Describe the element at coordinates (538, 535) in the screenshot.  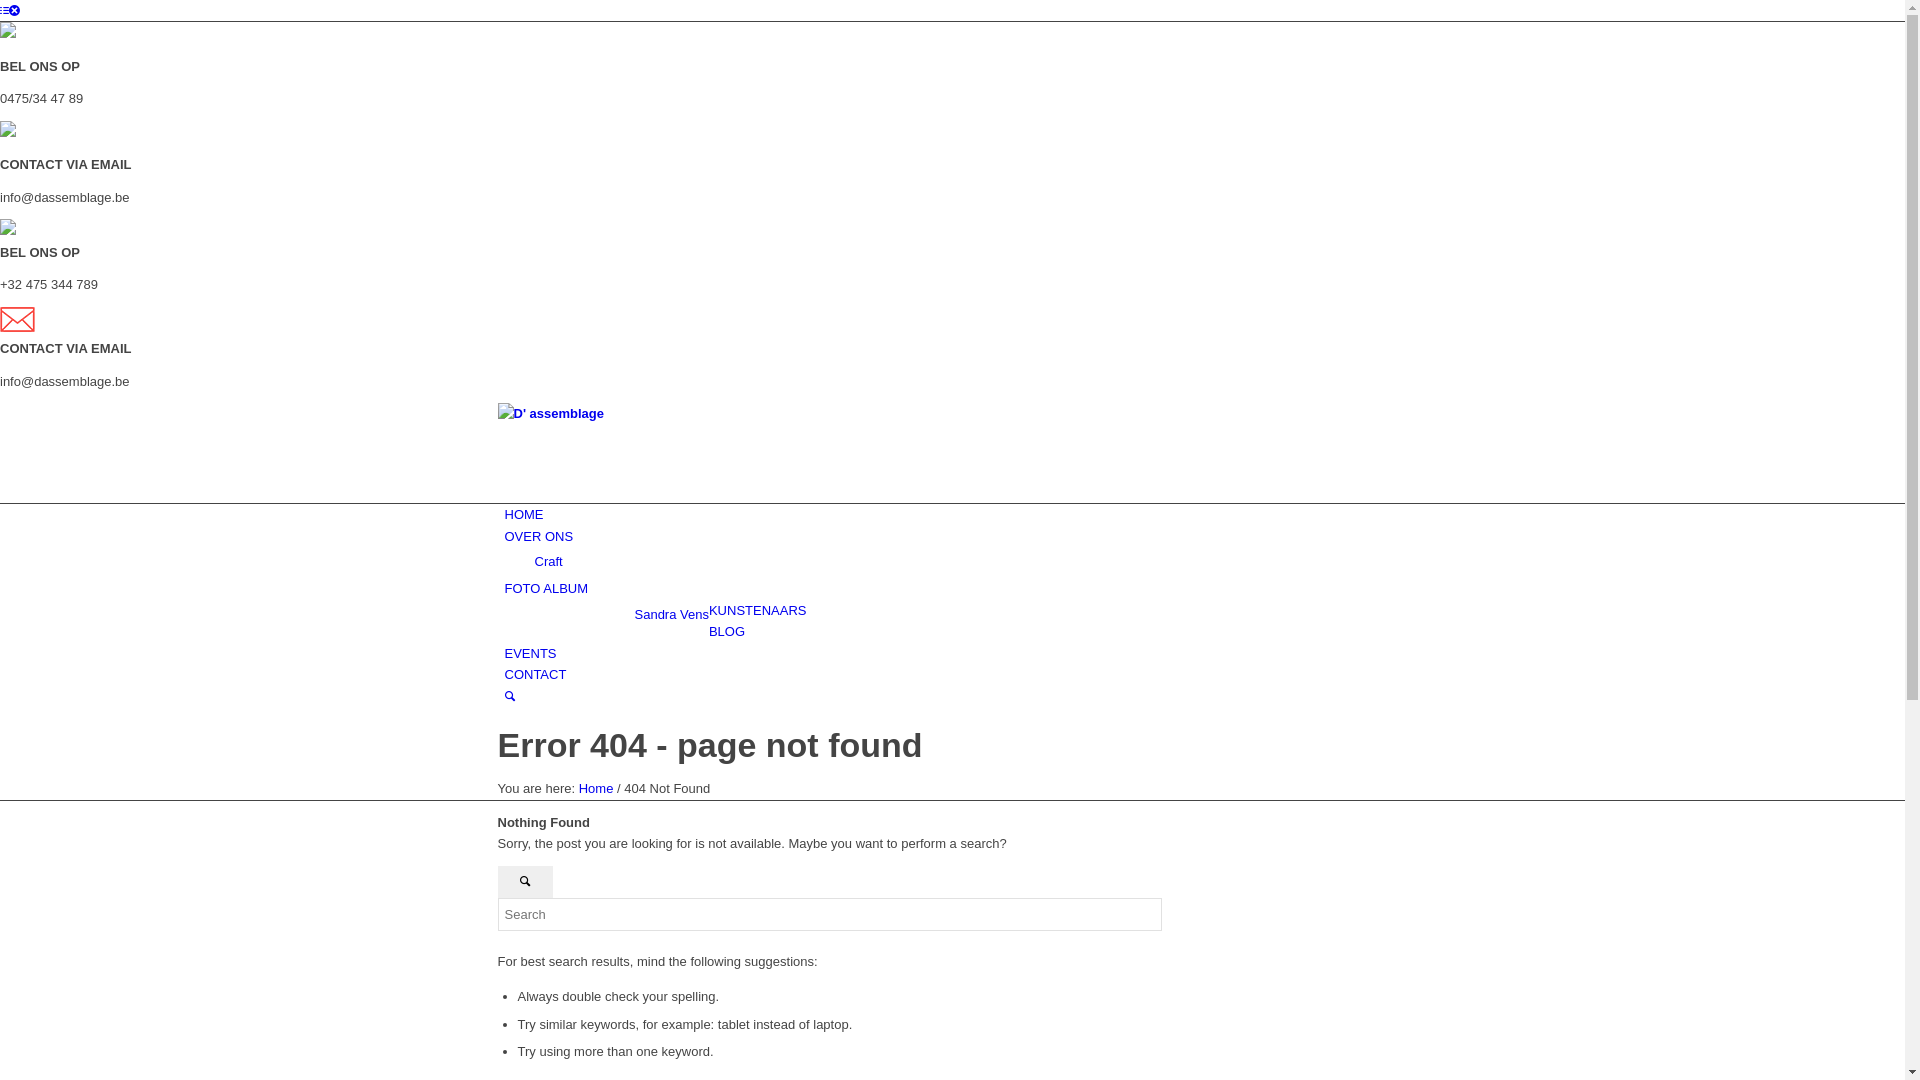
I see `'OVER ONS'` at that location.